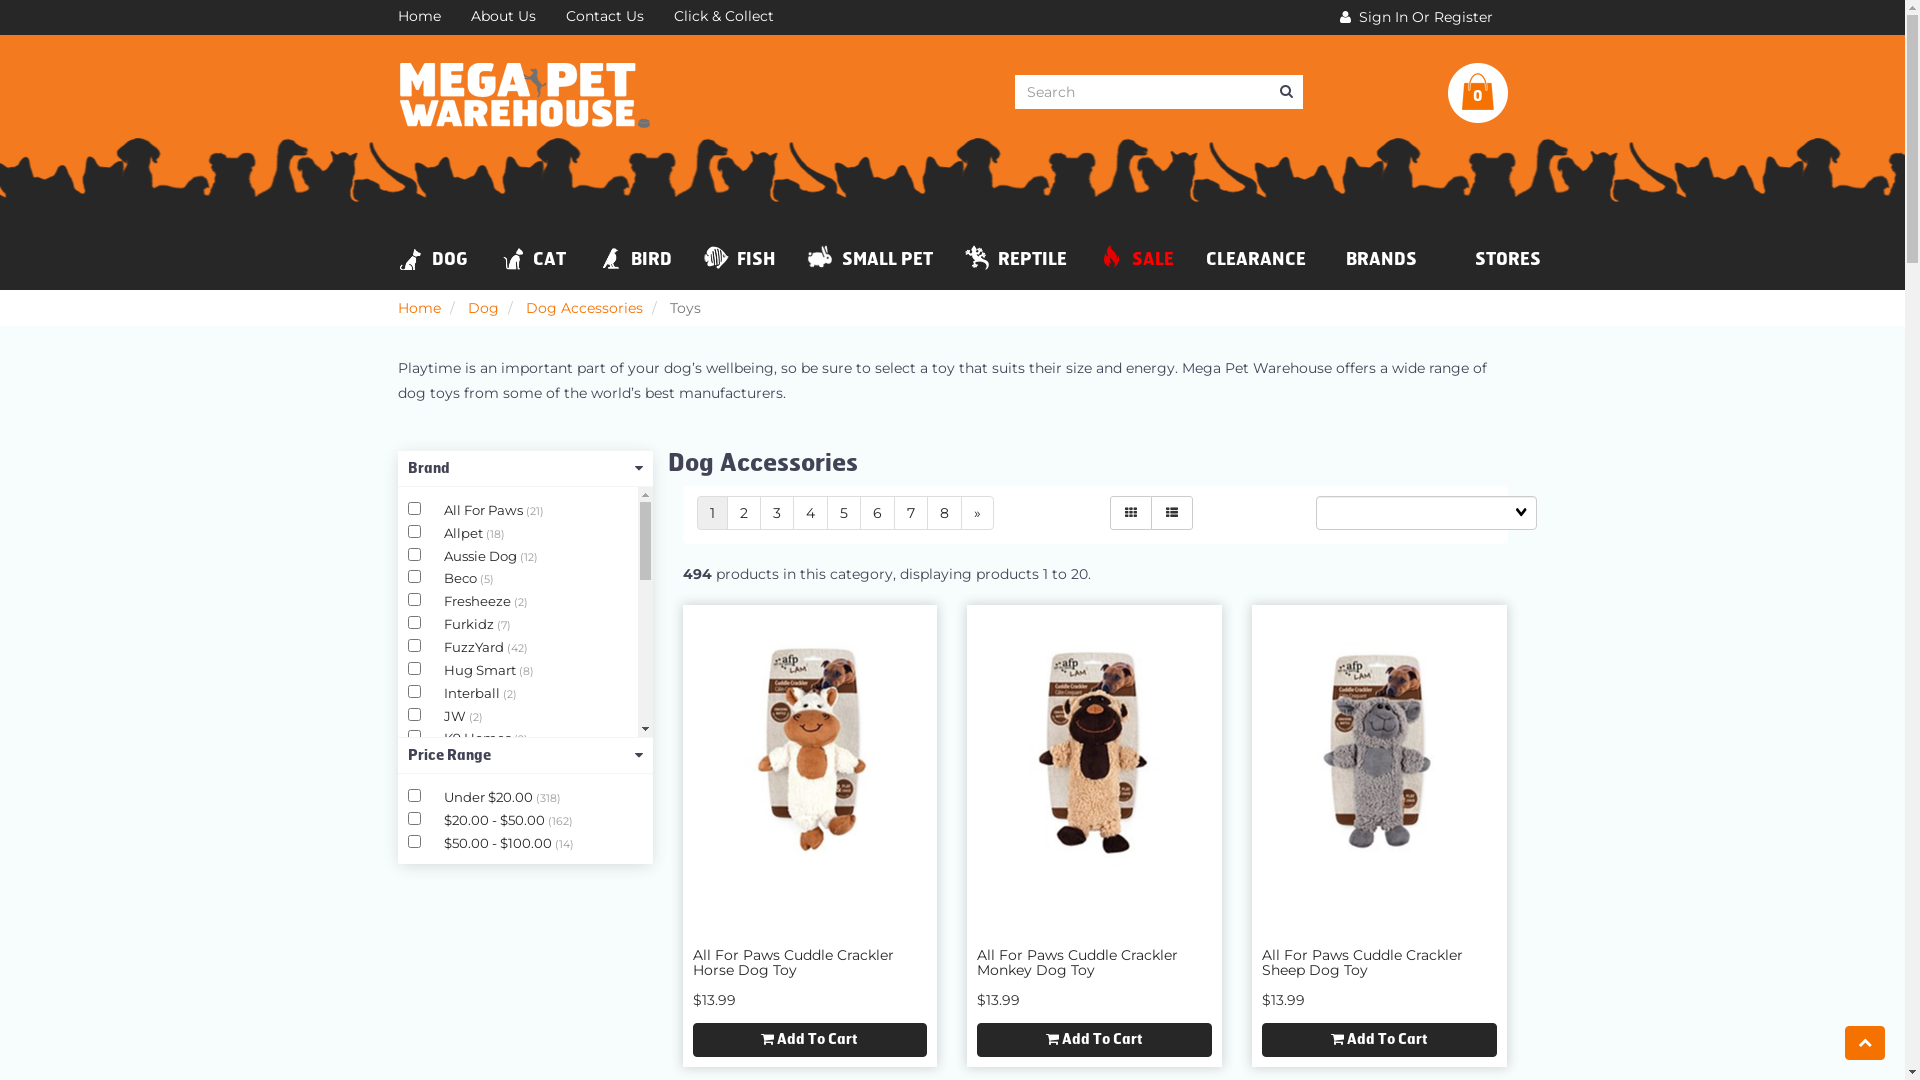  I want to click on 'Dog', so click(483, 308).